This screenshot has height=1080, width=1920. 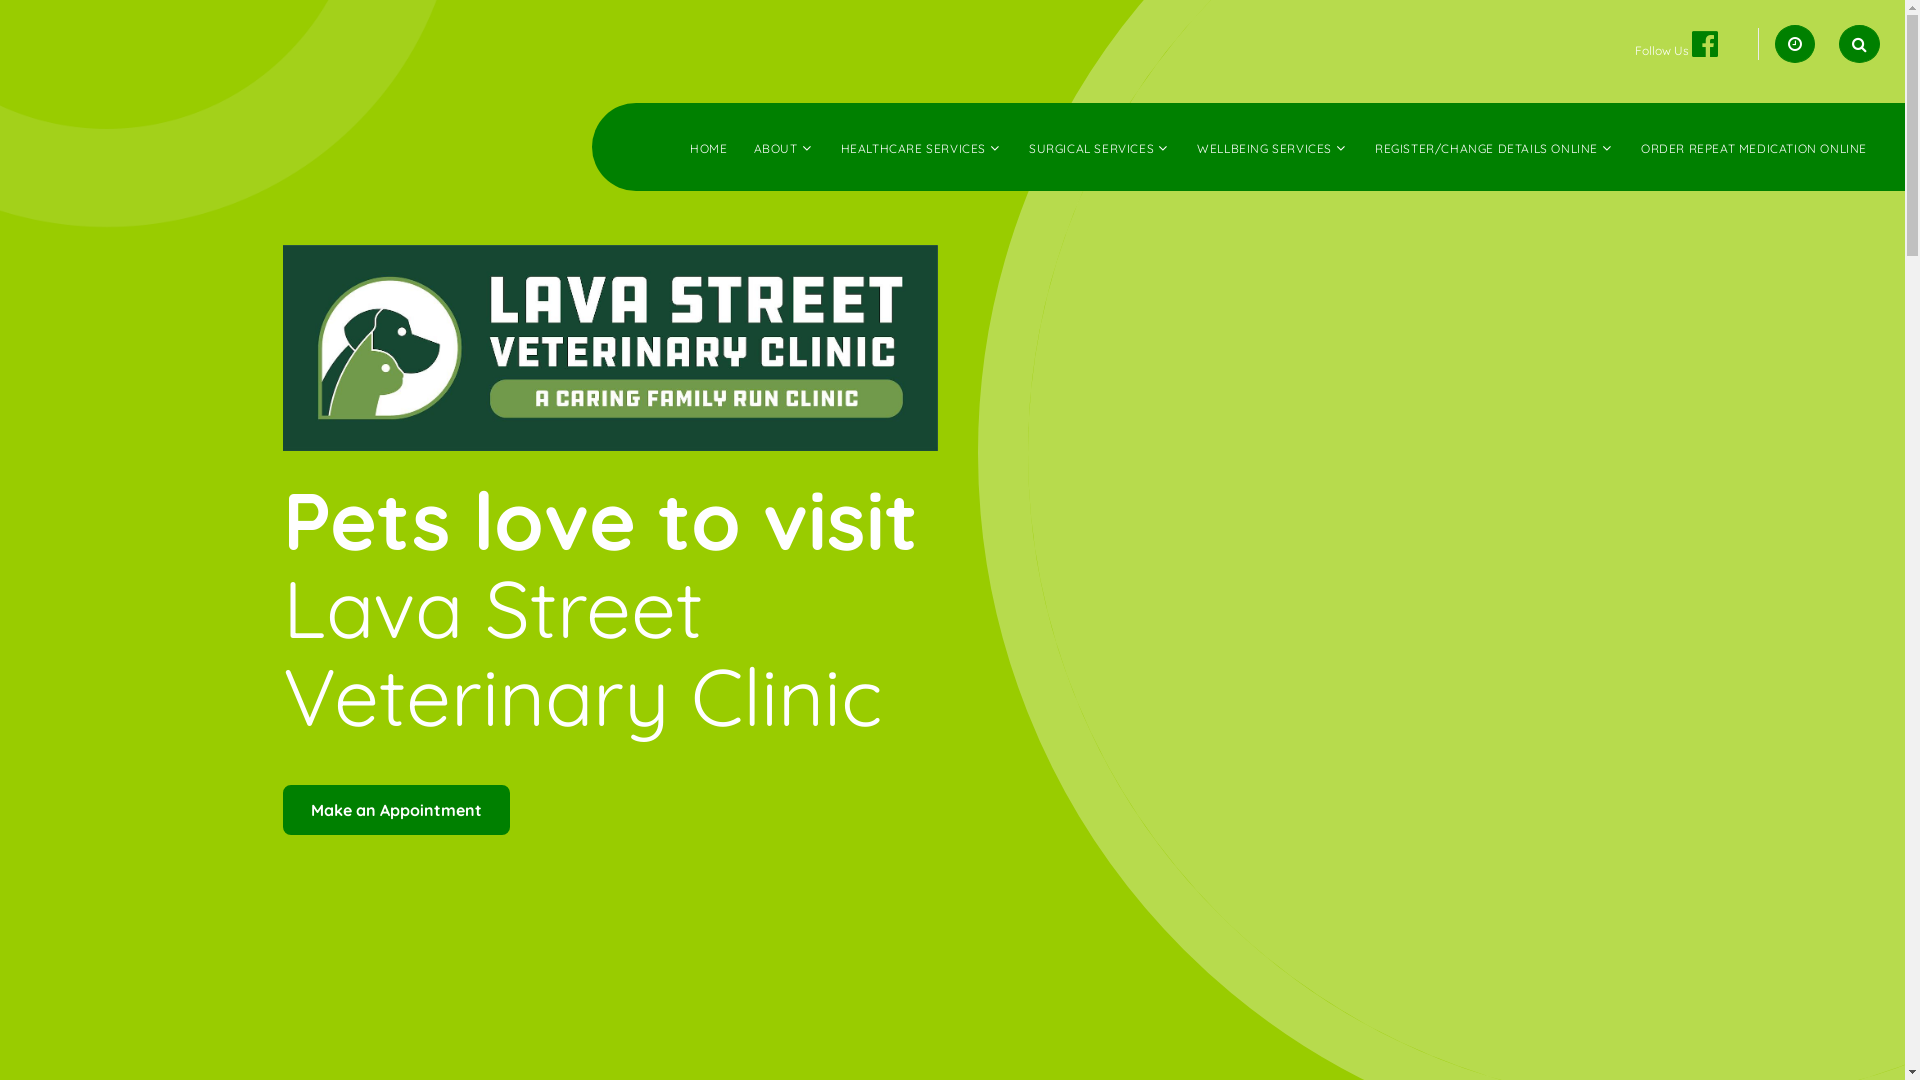 I want to click on 'HEALTHCARE SERVICES', so click(x=912, y=147).